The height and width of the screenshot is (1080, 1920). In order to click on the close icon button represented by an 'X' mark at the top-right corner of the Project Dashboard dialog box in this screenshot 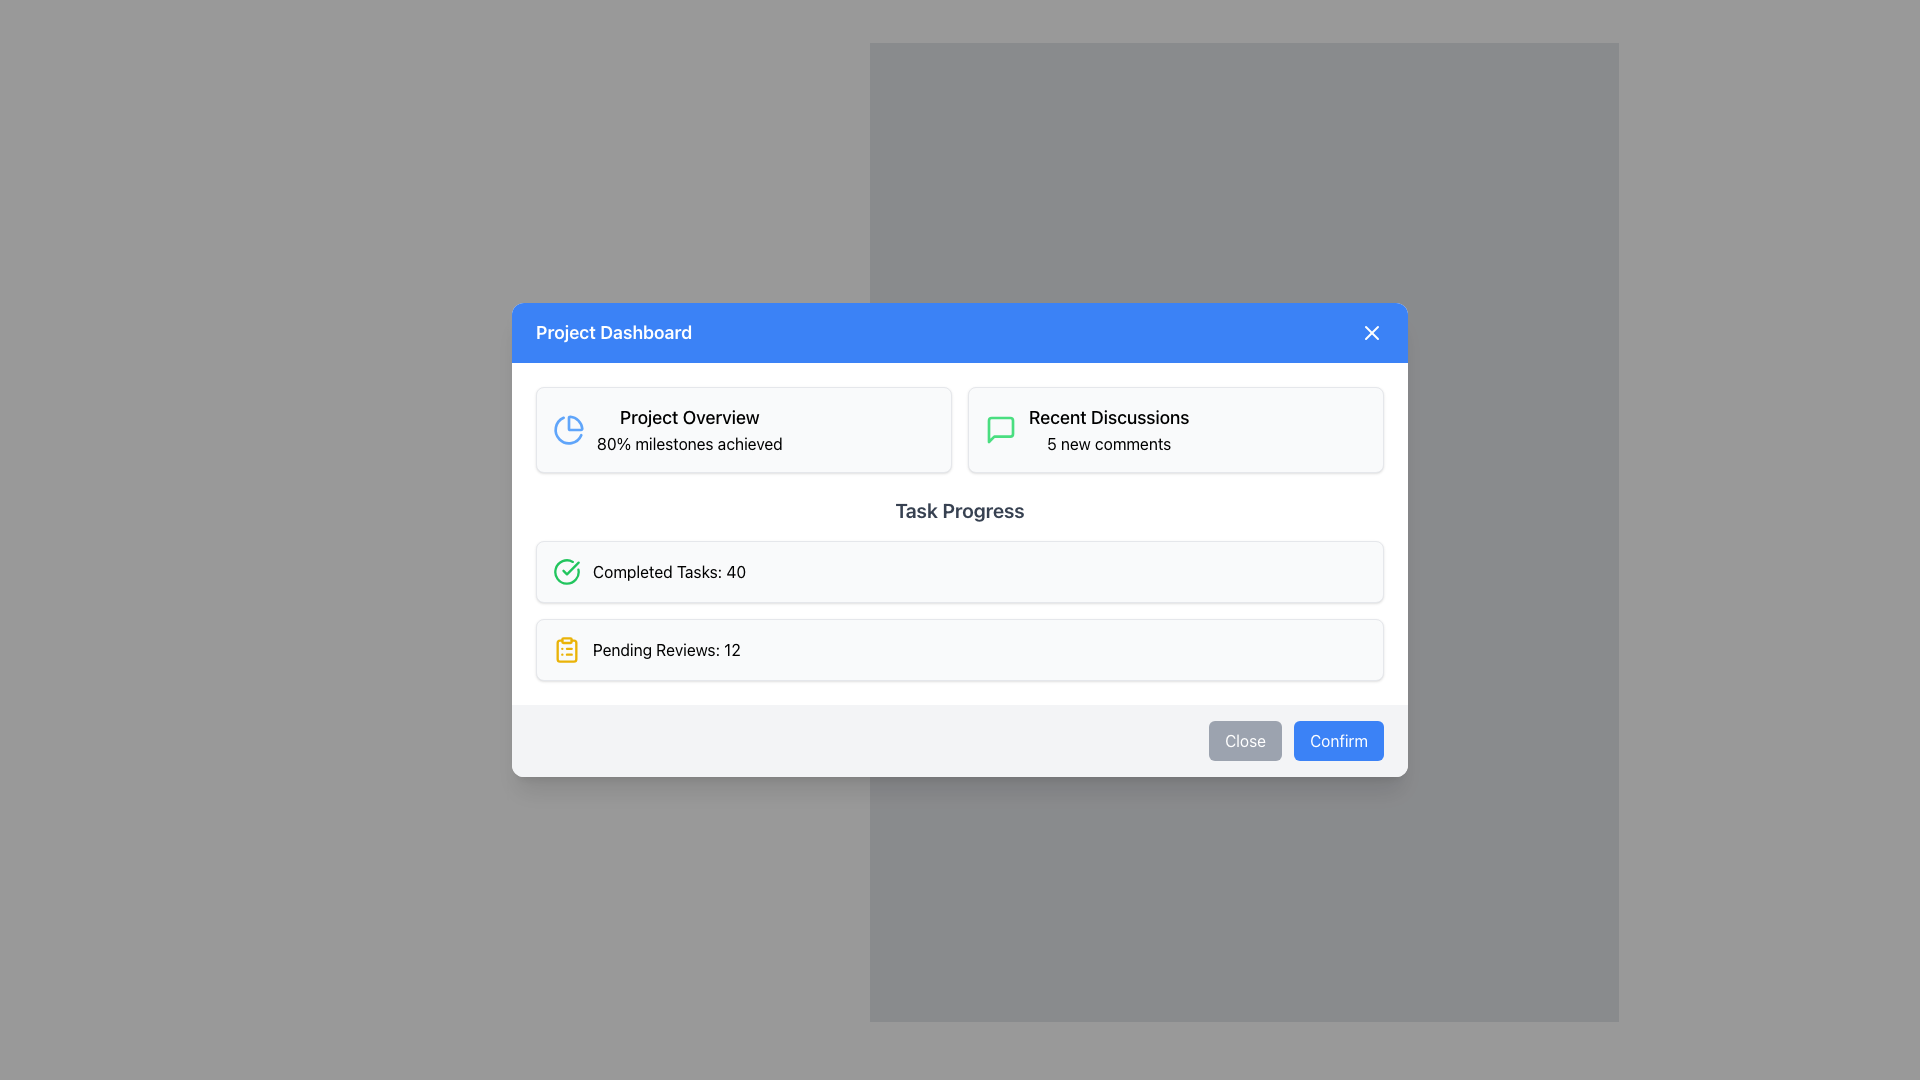, I will do `click(1371, 331)`.